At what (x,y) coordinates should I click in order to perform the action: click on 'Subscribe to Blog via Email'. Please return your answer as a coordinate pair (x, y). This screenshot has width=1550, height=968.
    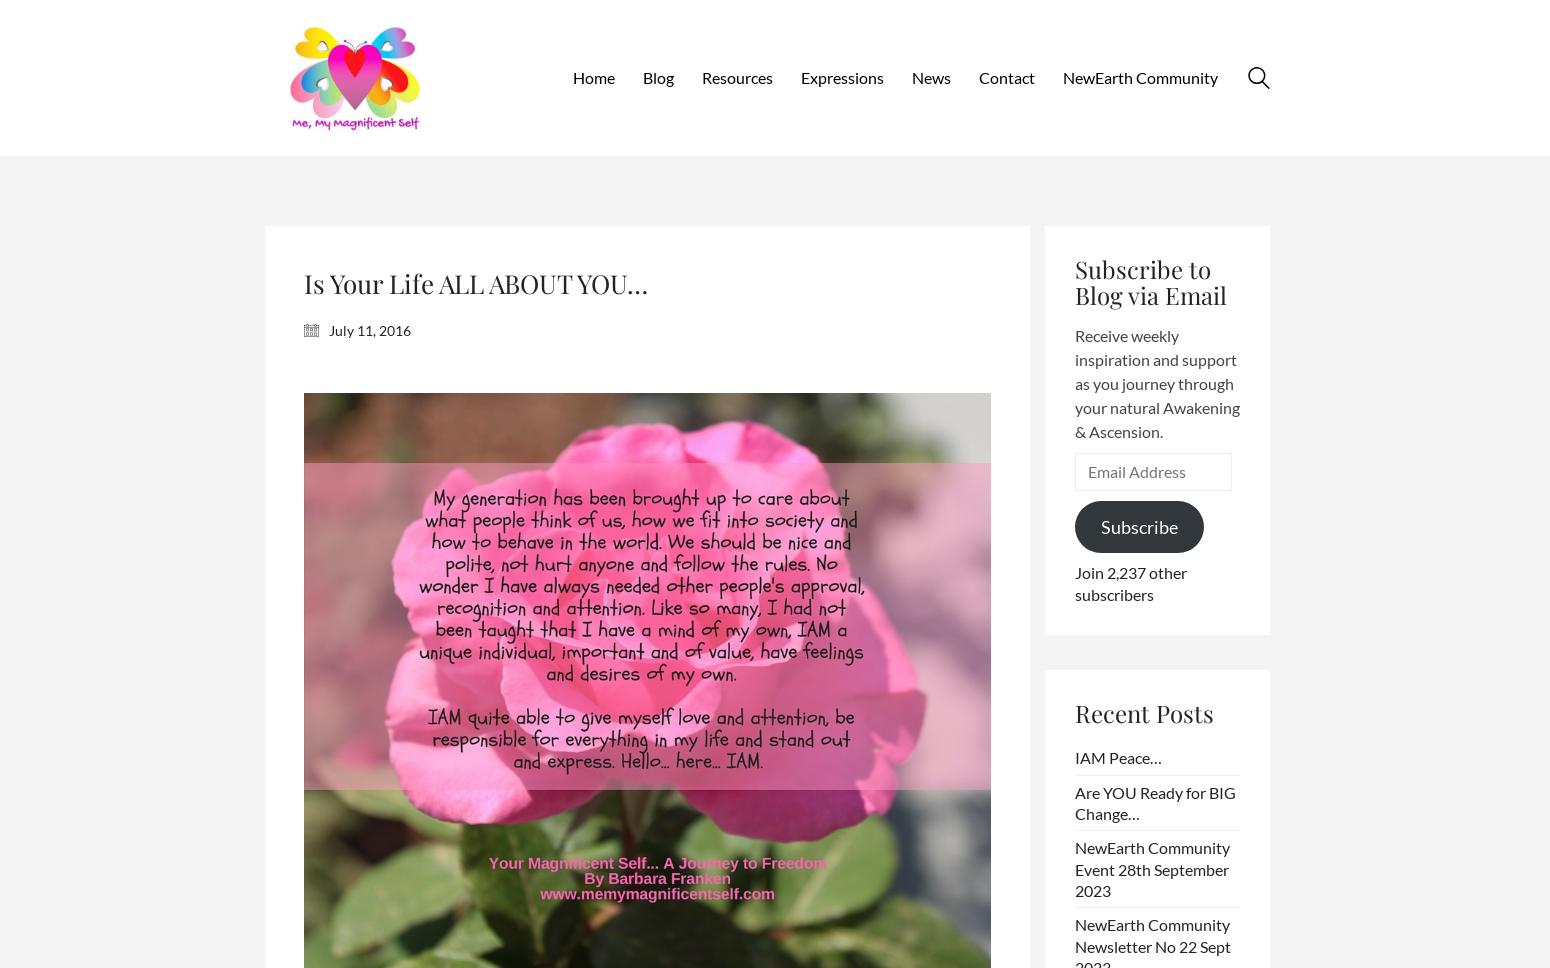
    Looking at the image, I should click on (1150, 281).